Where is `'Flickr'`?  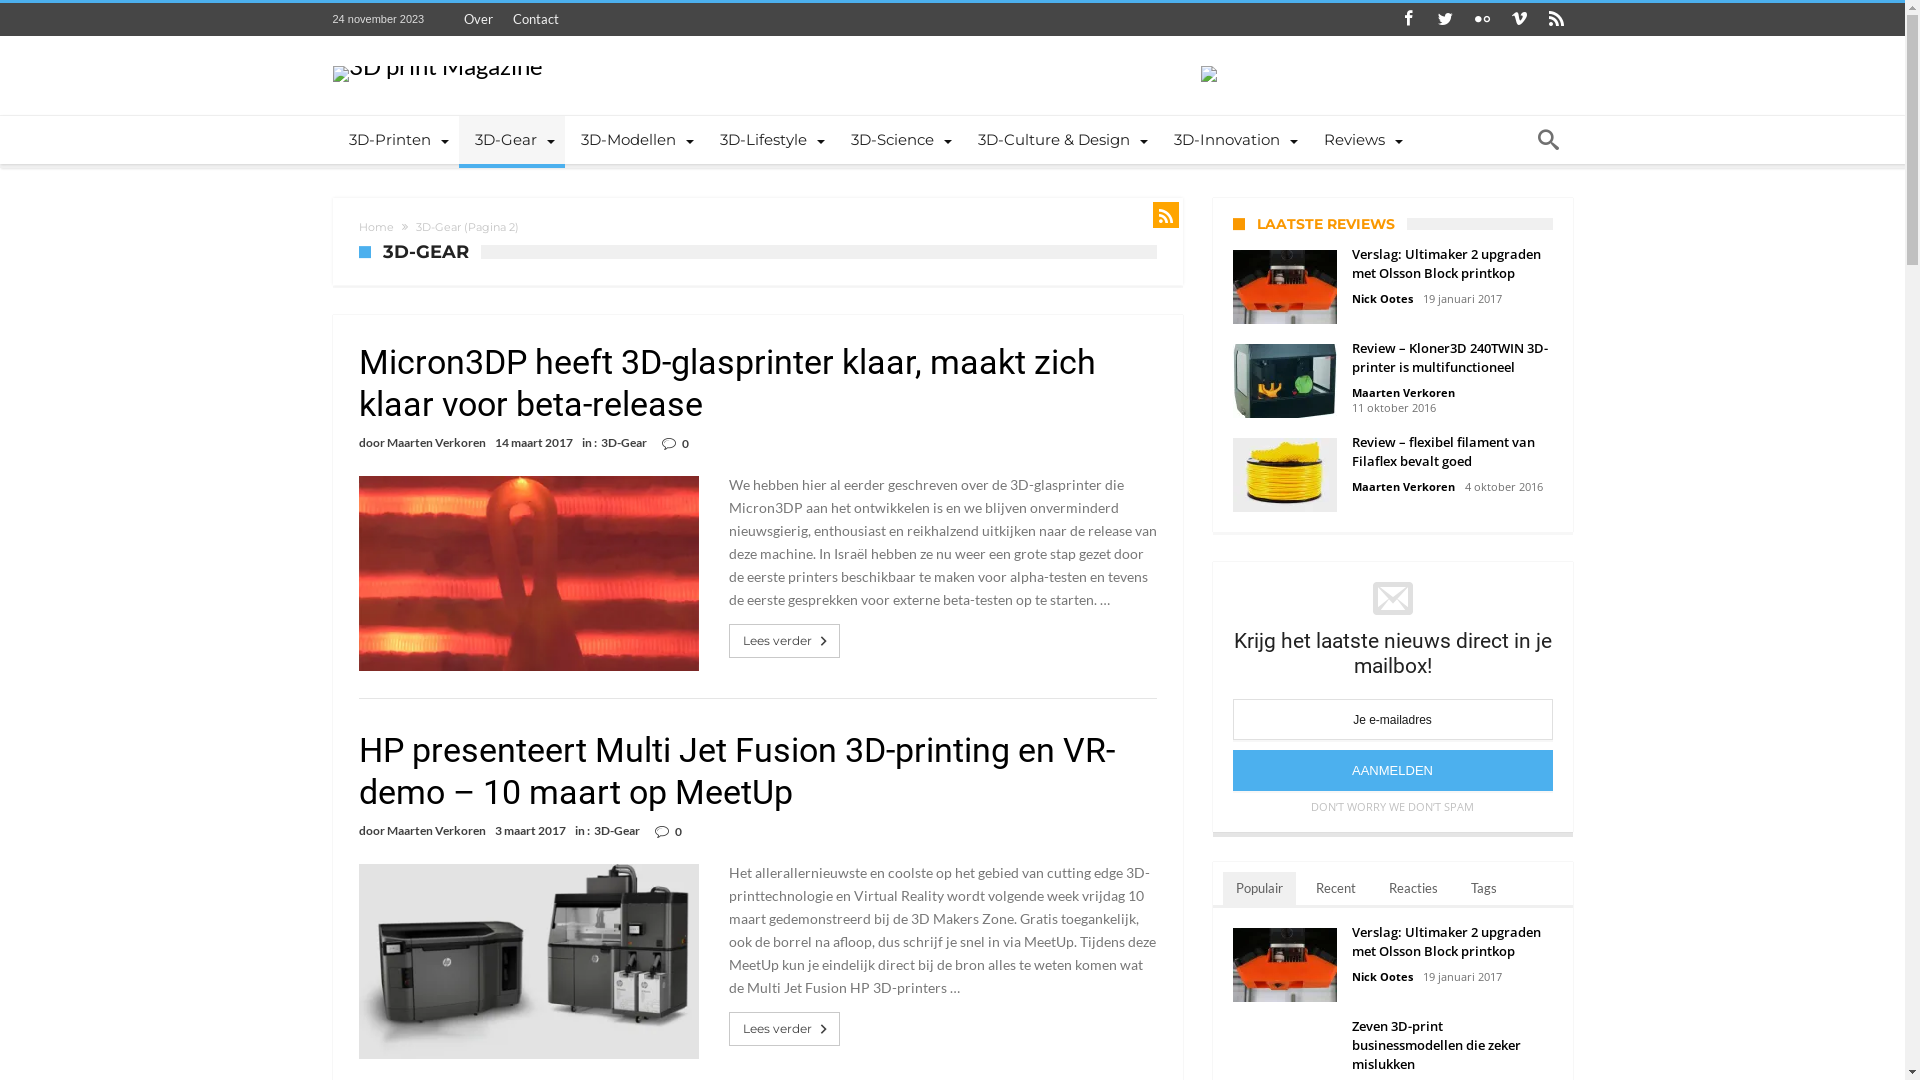 'Flickr' is located at coordinates (1482, 19).